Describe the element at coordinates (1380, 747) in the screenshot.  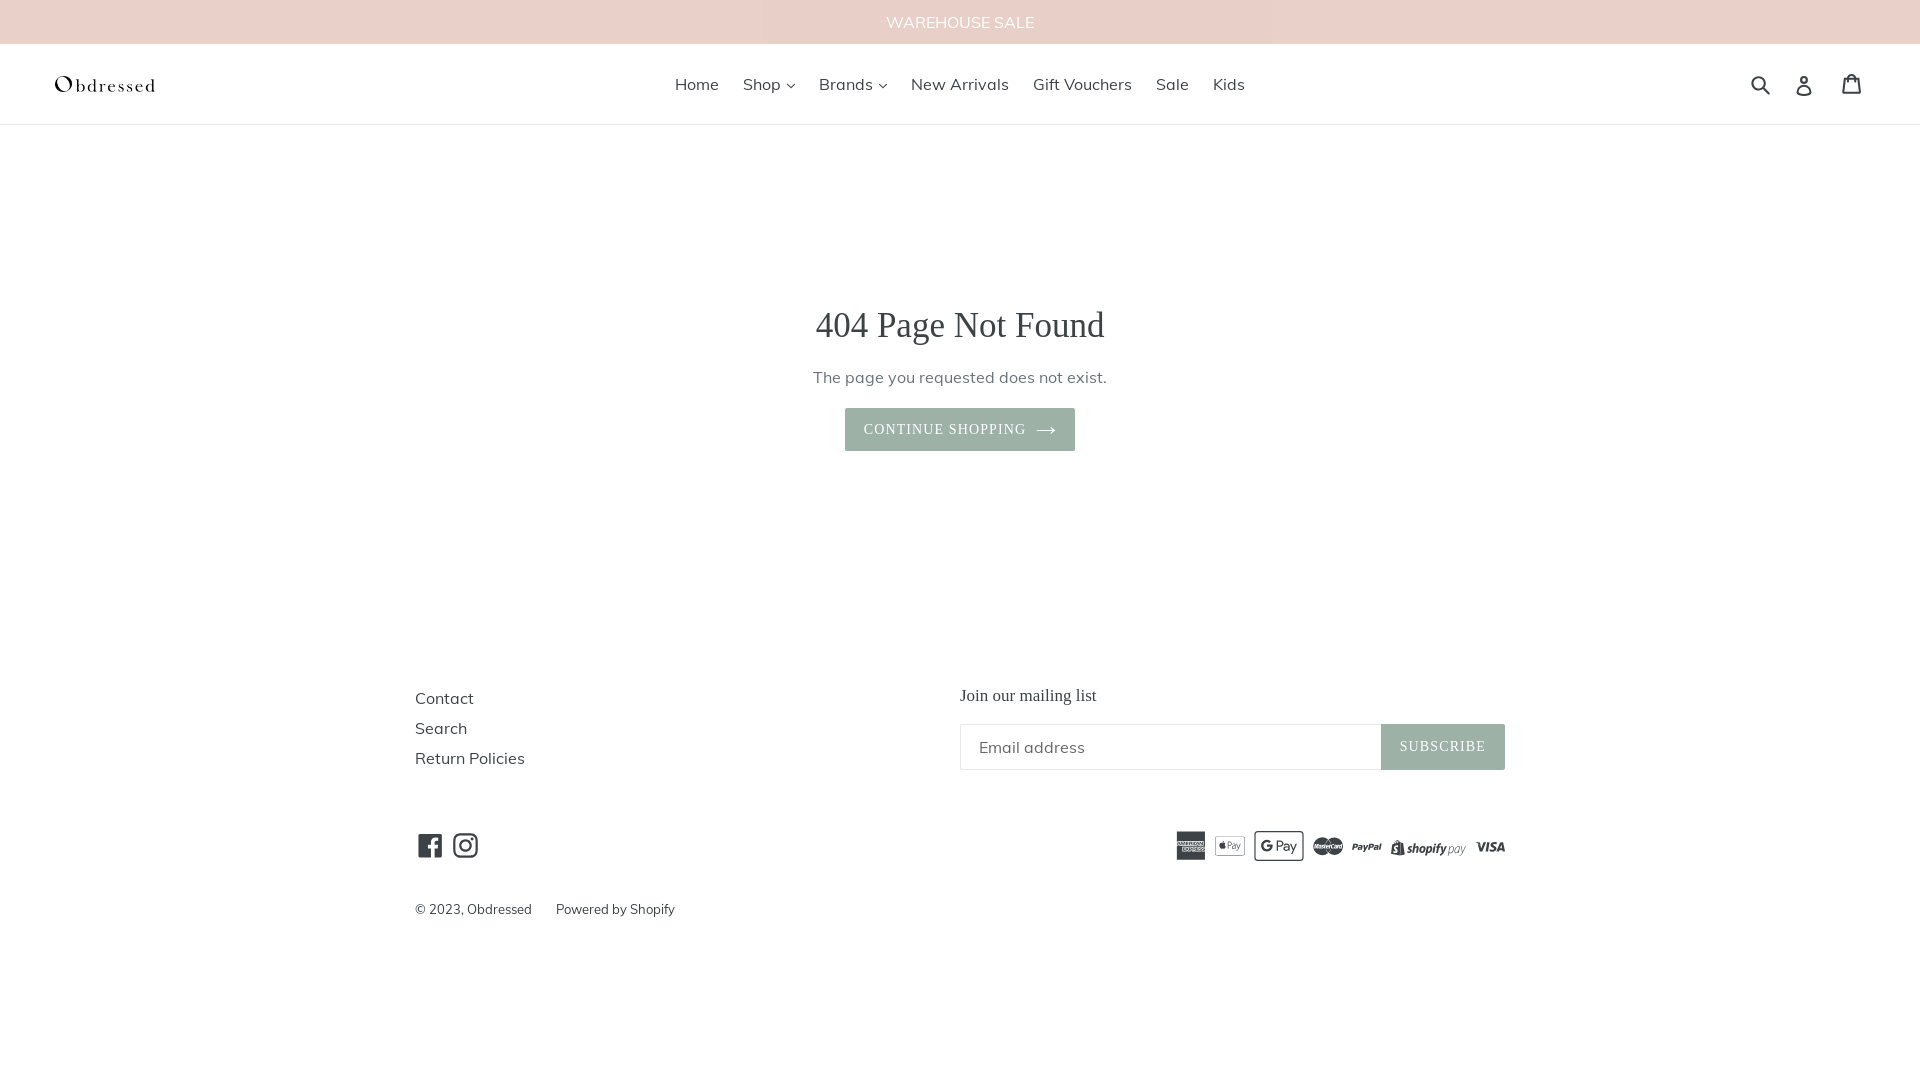
I see `'SUBSCRIBE'` at that location.